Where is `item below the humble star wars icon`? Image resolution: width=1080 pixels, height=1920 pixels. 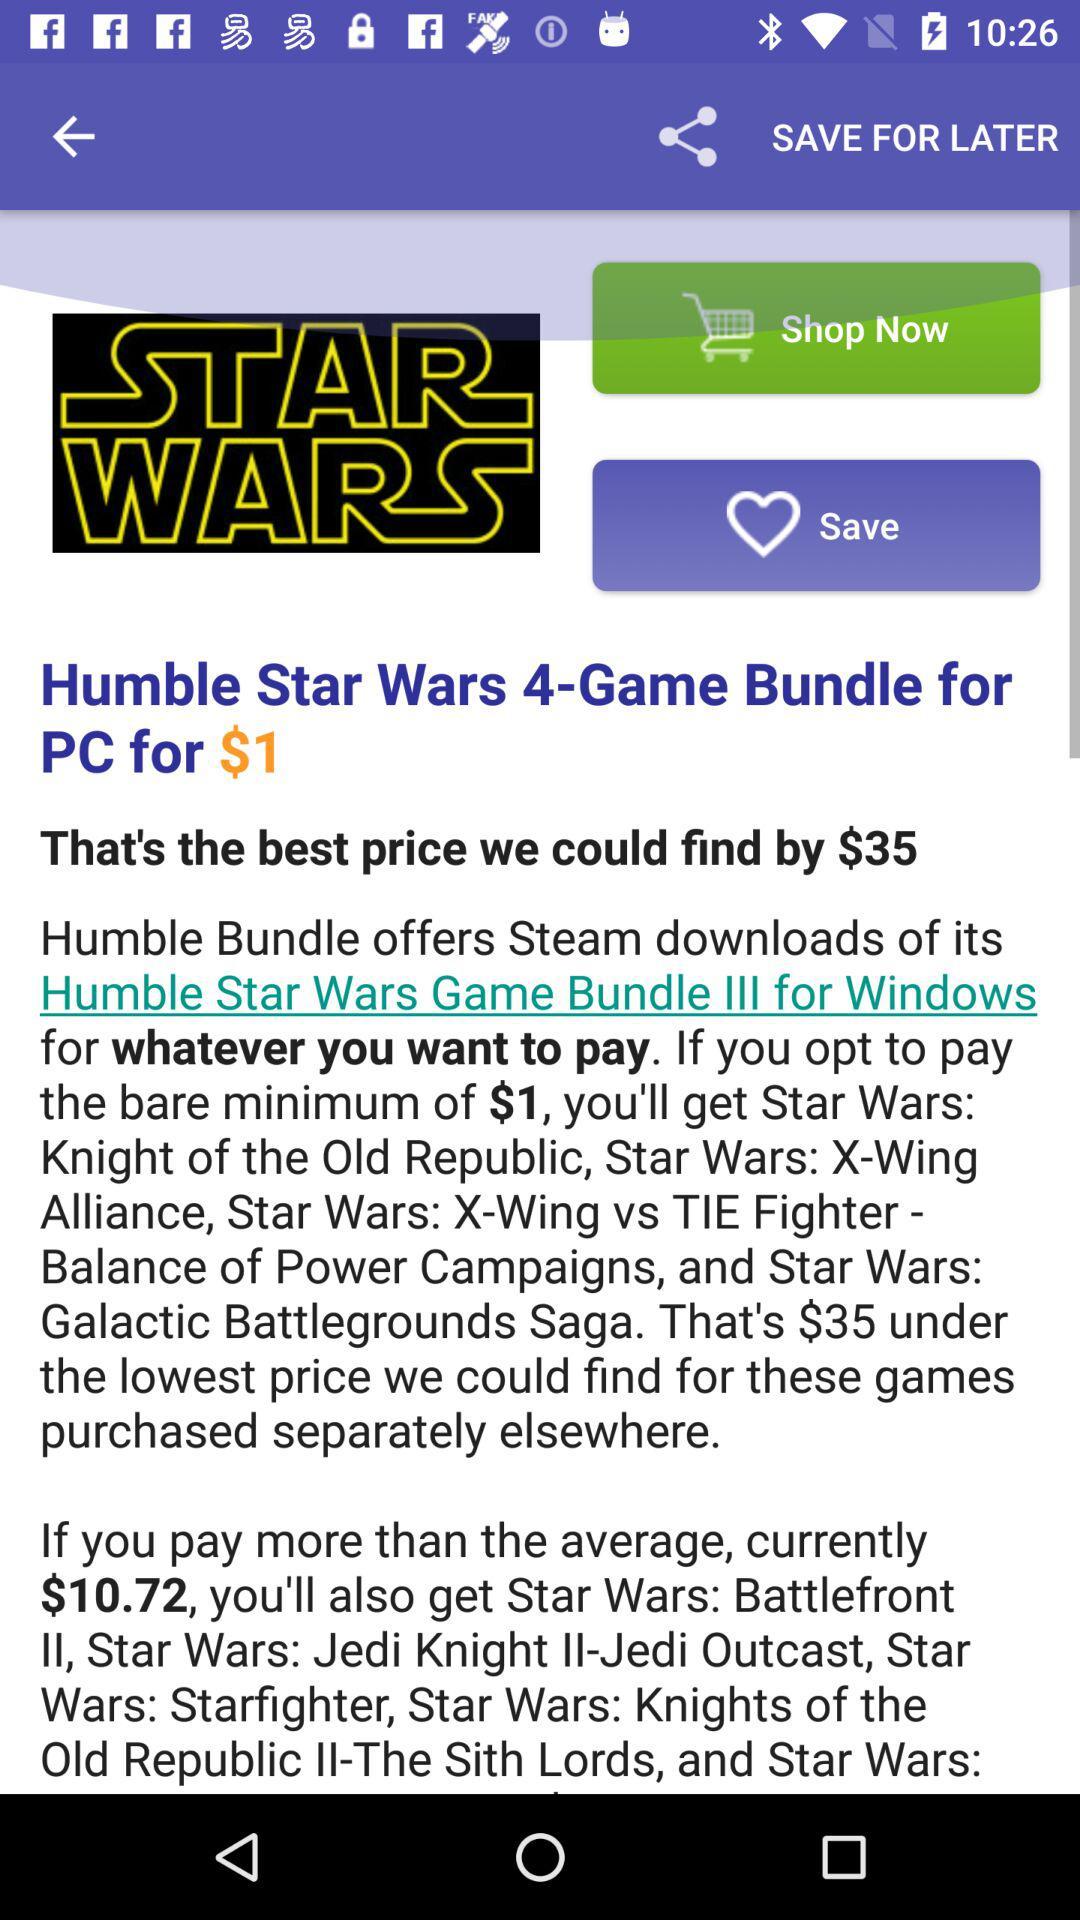
item below the humble star wars icon is located at coordinates (478, 846).